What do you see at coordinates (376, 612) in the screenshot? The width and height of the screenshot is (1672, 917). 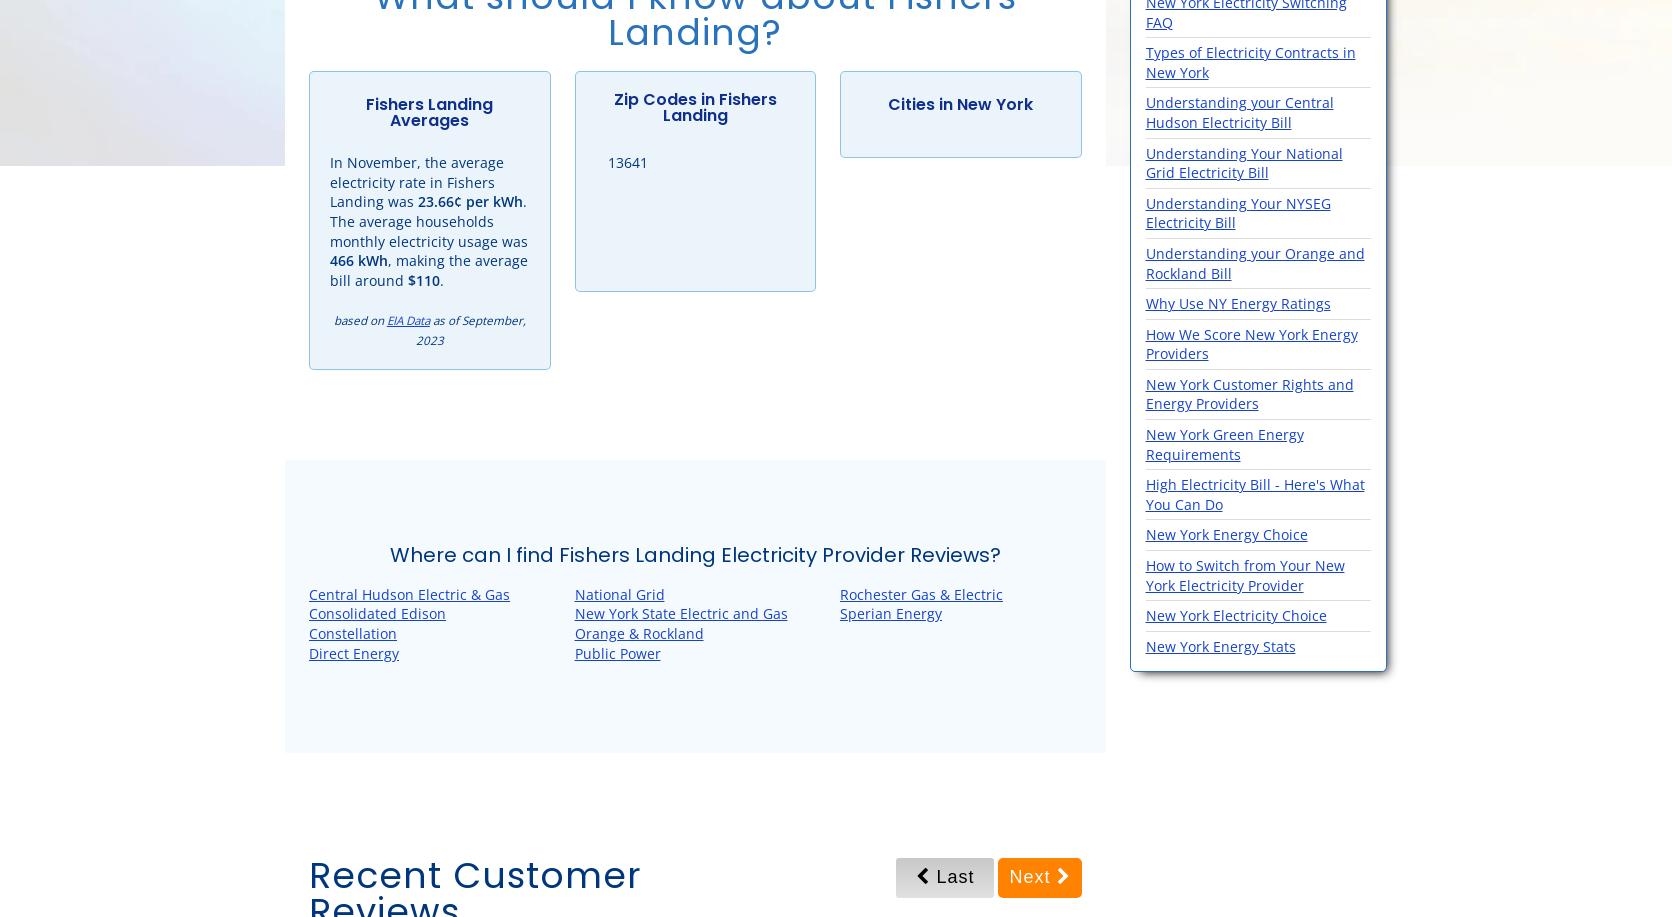 I see `'Consolidated Edison'` at bounding box center [376, 612].